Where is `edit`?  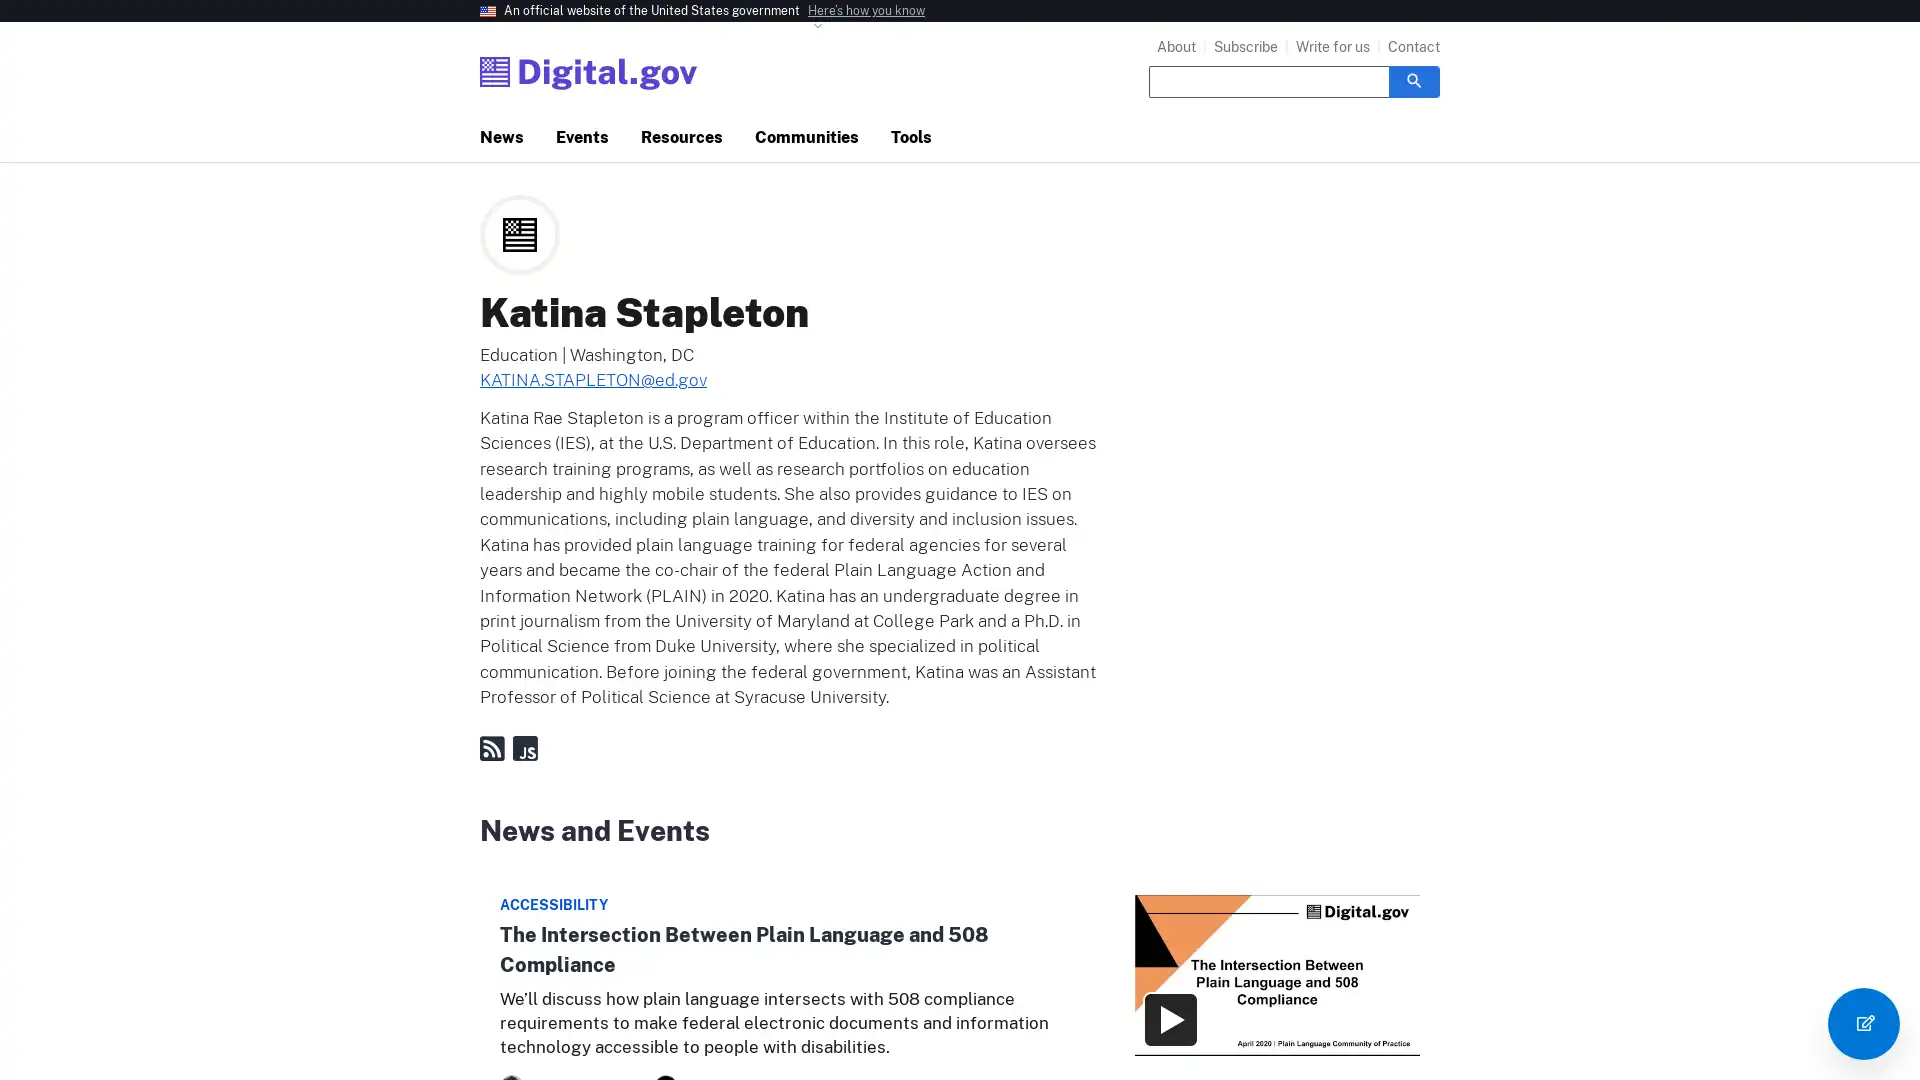
edit is located at coordinates (1862, 1023).